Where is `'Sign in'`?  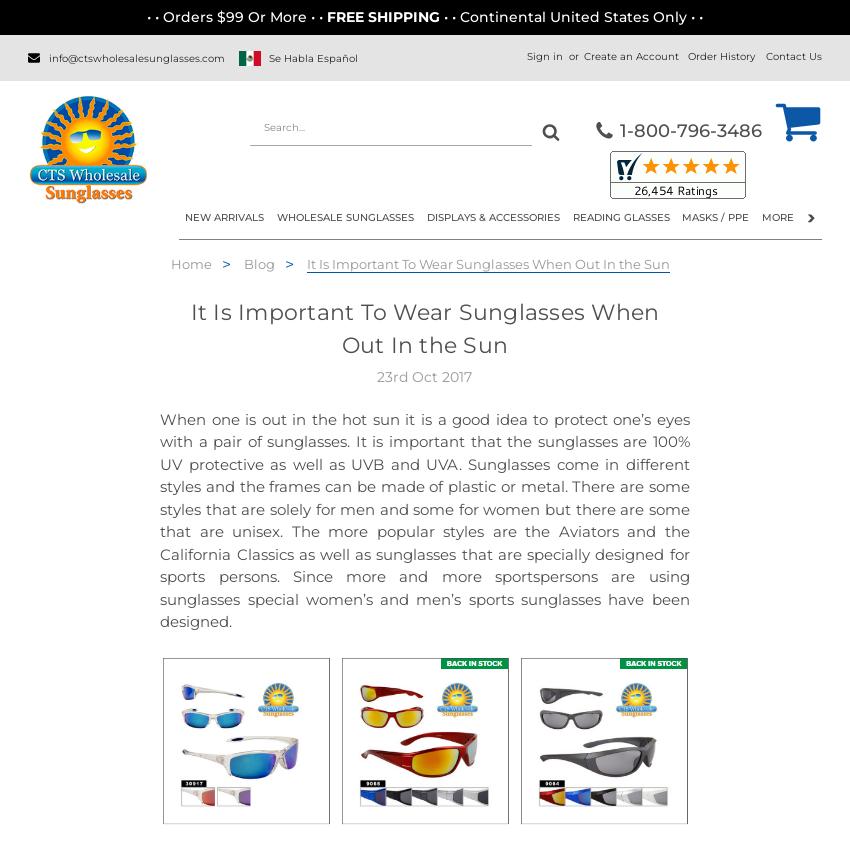 'Sign in' is located at coordinates (544, 55).